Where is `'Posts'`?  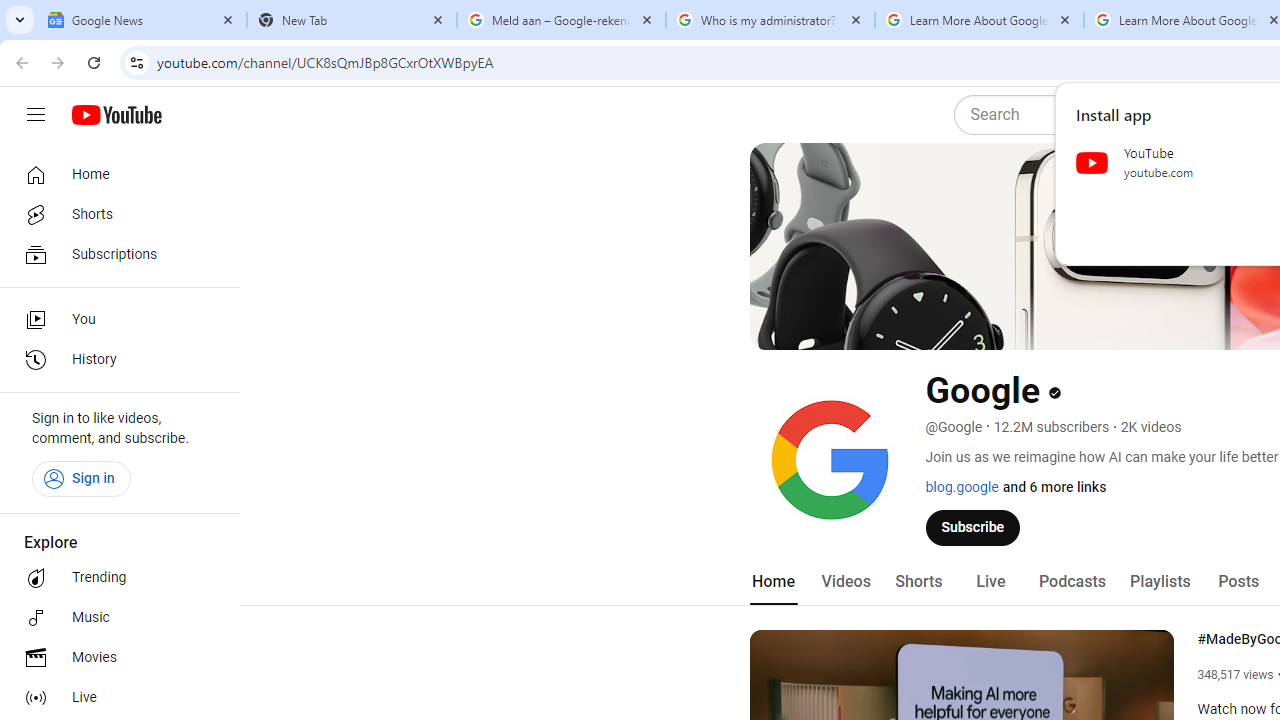
'Posts' is located at coordinates (1237, 581).